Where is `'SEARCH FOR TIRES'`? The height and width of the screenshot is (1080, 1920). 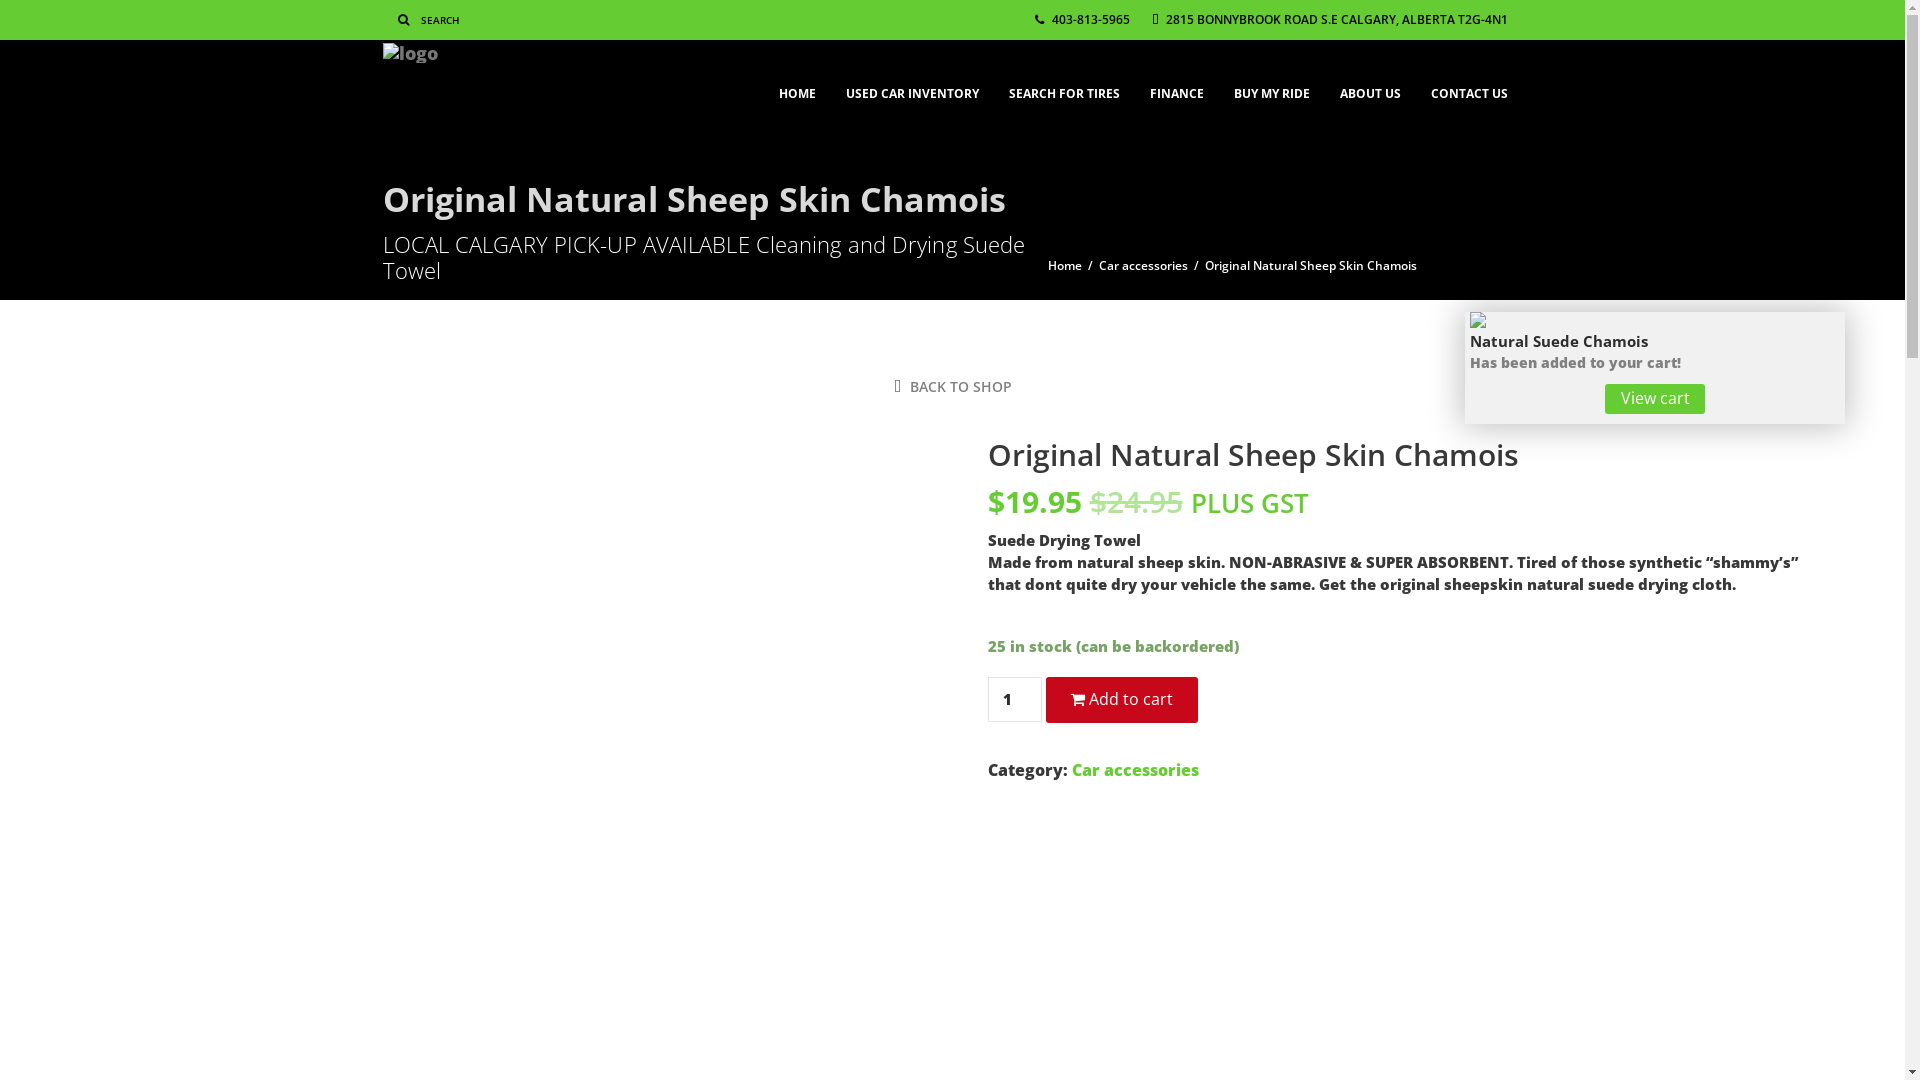 'SEARCH FOR TIRES' is located at coordinates (1063, 83).